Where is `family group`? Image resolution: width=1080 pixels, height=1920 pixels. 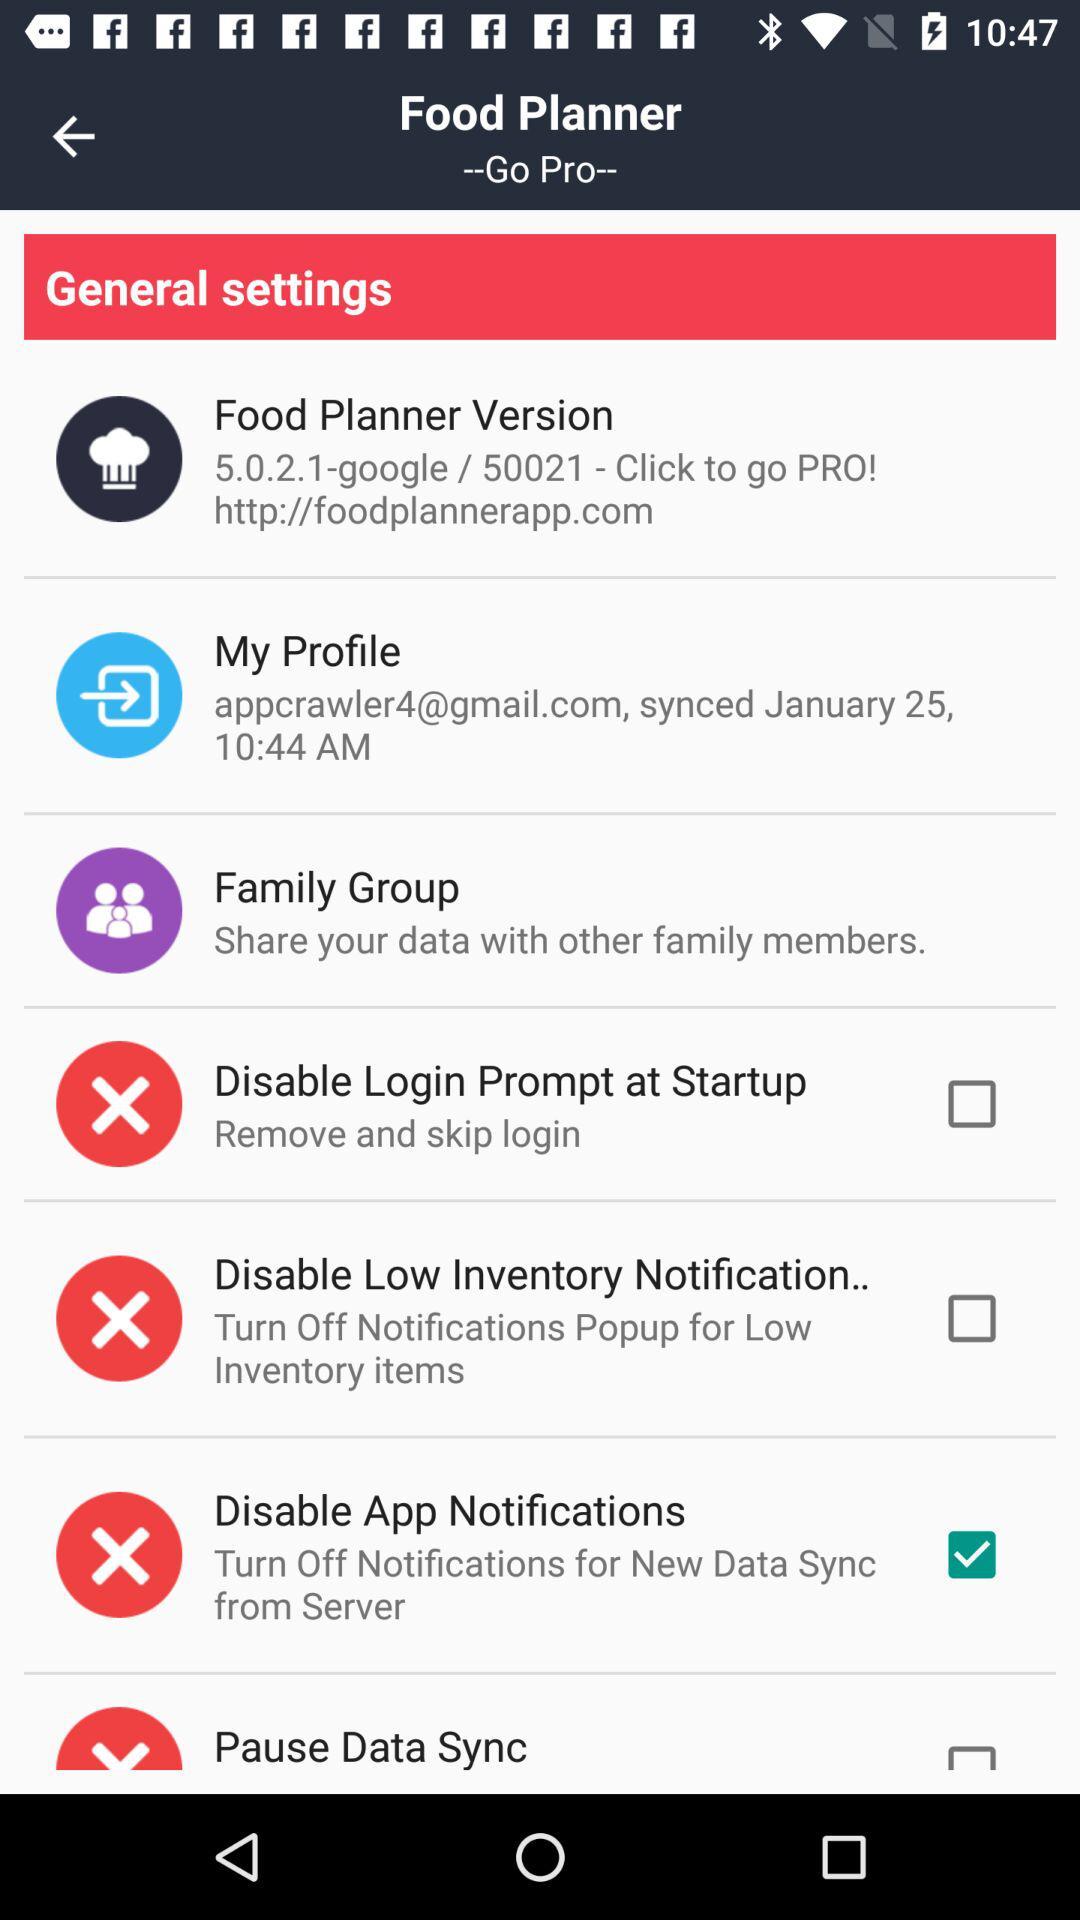 family group is located at coordinates (335, 884).